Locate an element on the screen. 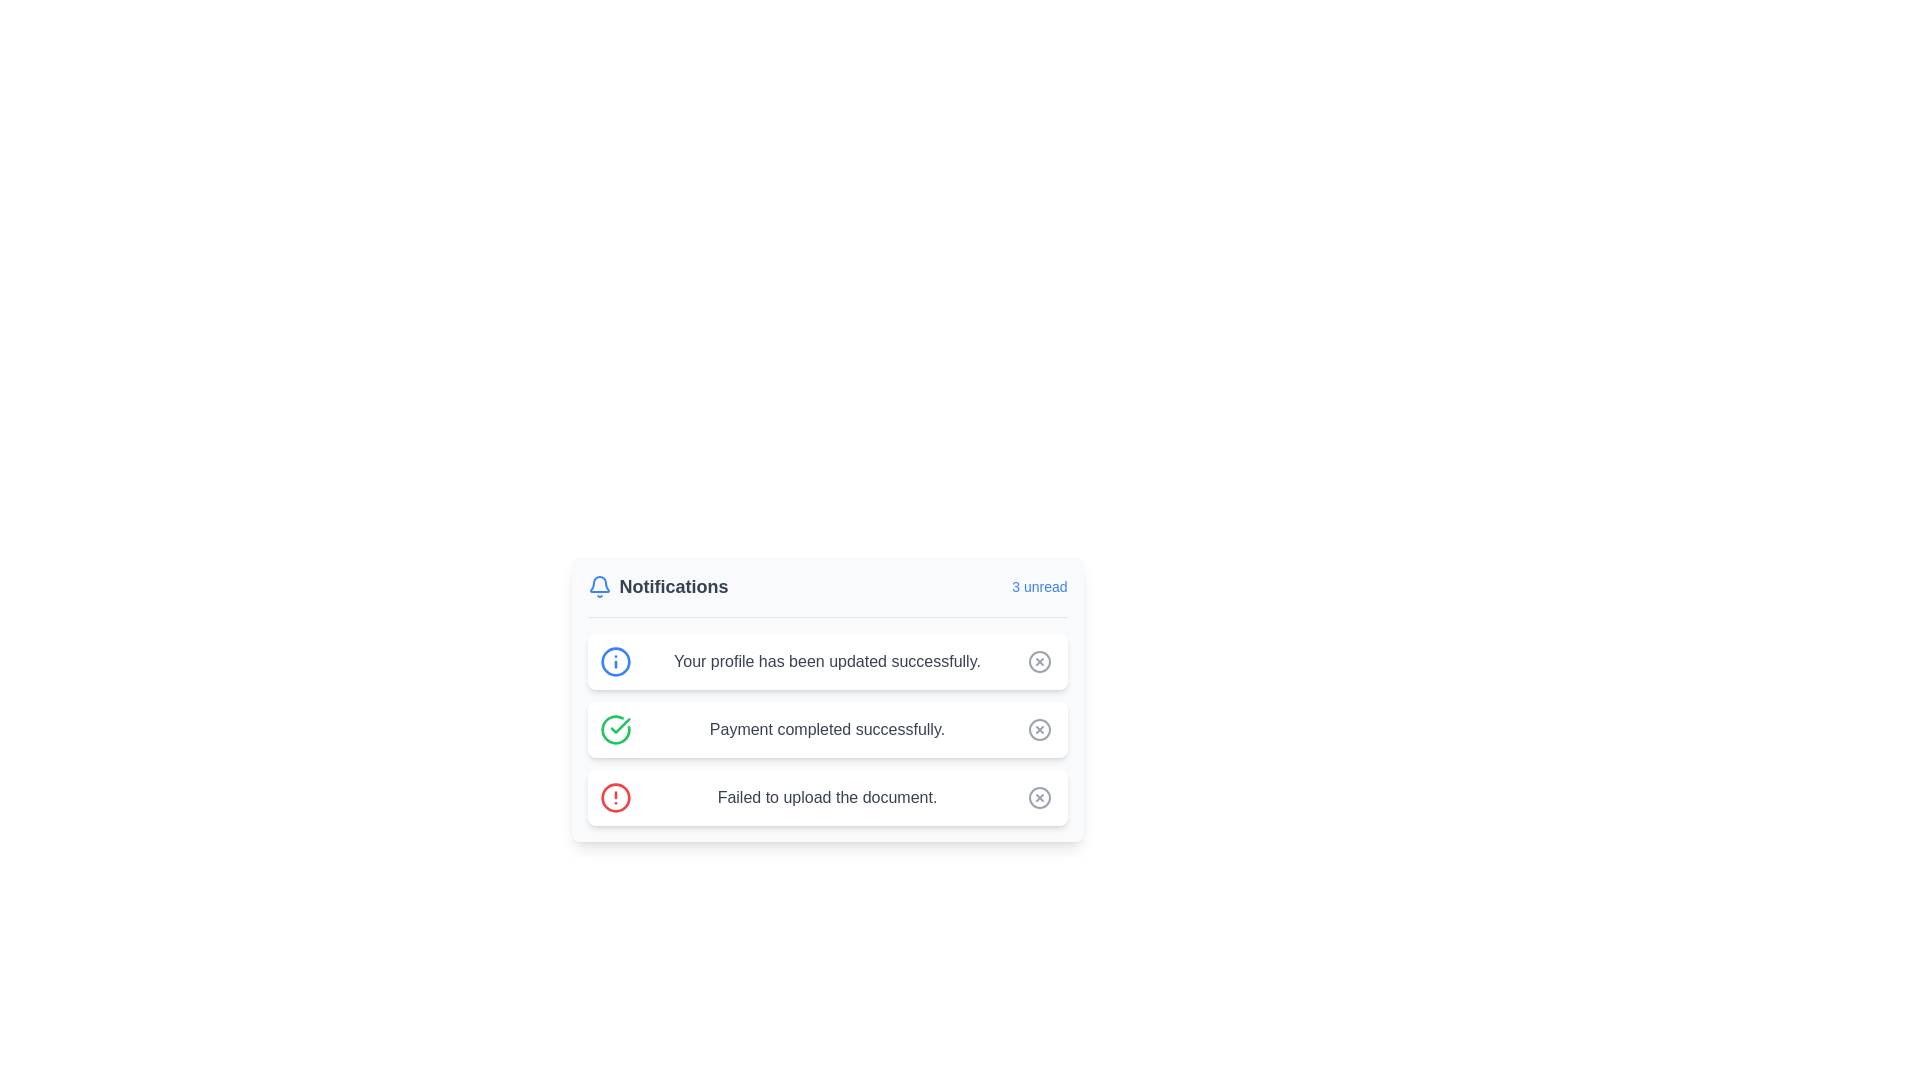 The image size is (1920, 1080). the static text label that shows '3 unread', which is a small, blue-colored text located at the far-right corner of the notifications box, next to the 'Notifications' title is located at coordinates (1039, 585).